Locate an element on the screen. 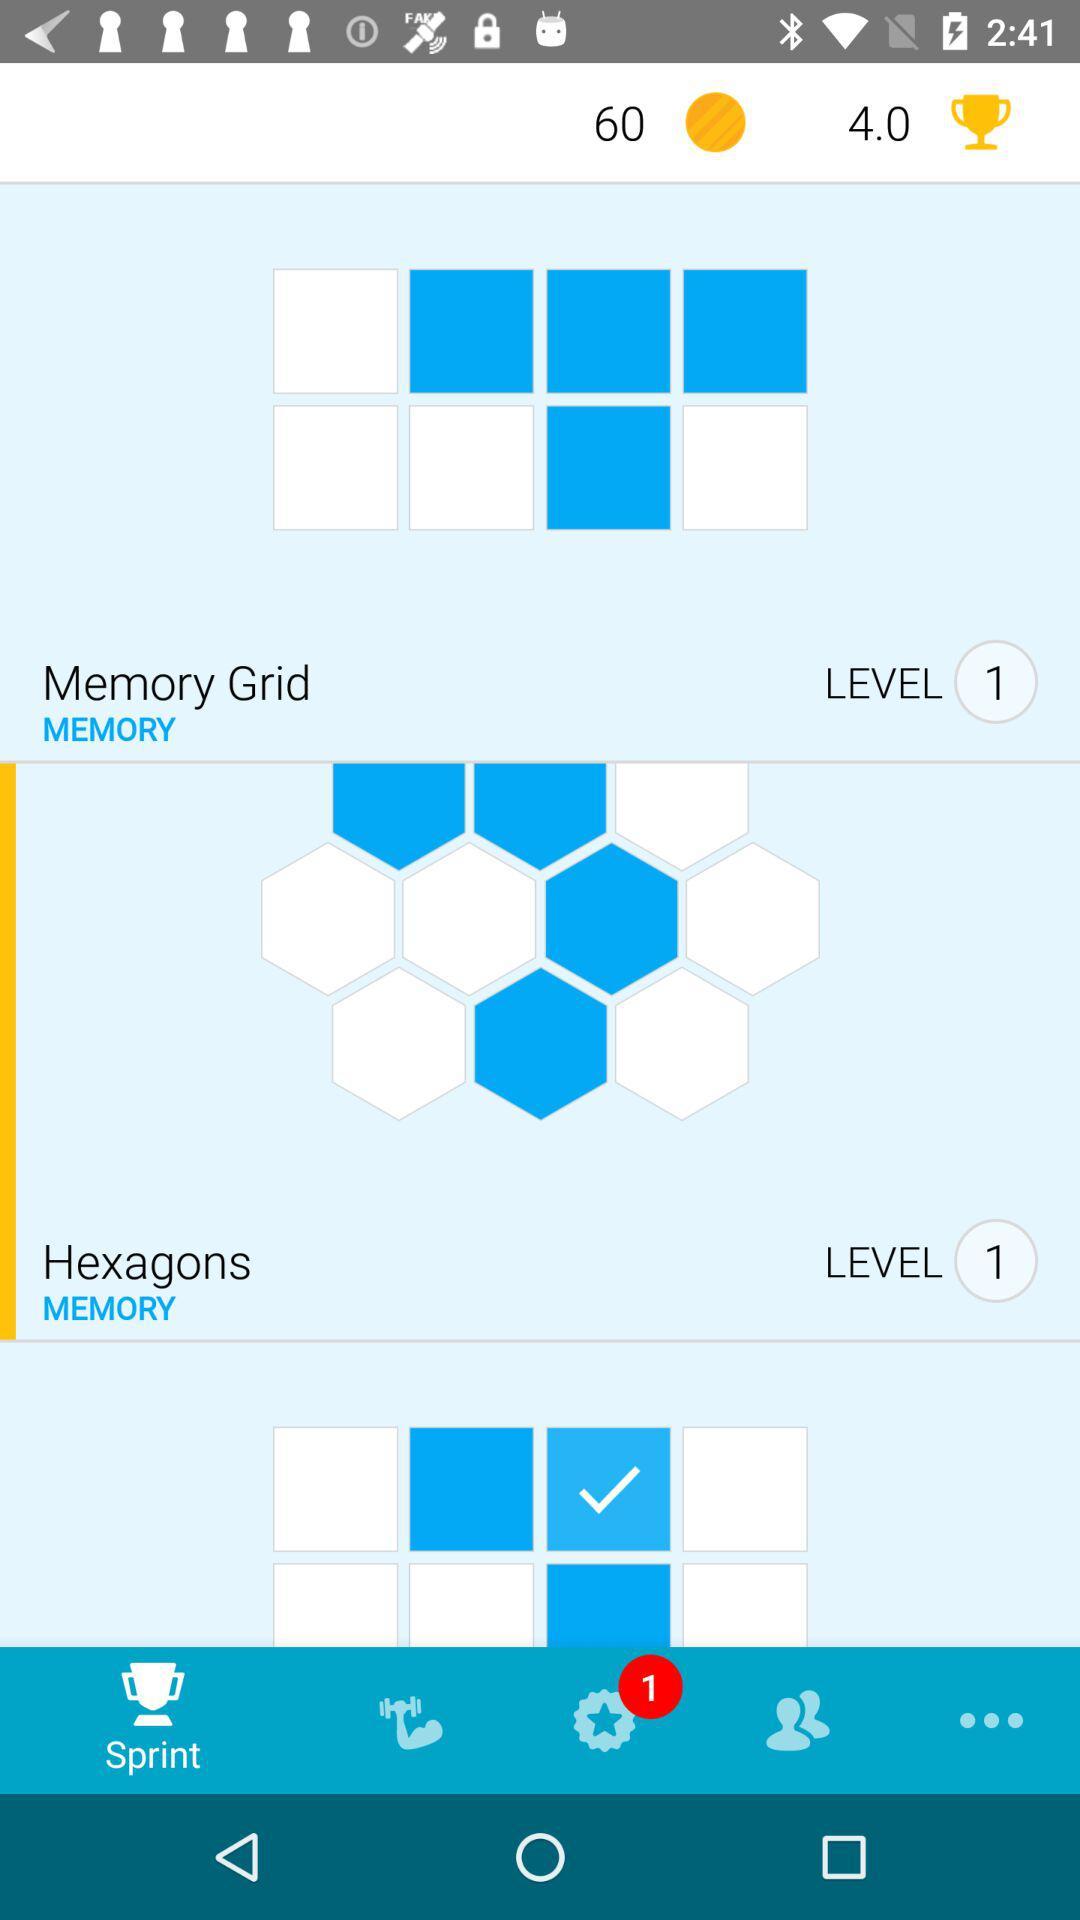 The image size is (1080, 1920). icon next to the 4.0 item is located at coordinates (714, 121).